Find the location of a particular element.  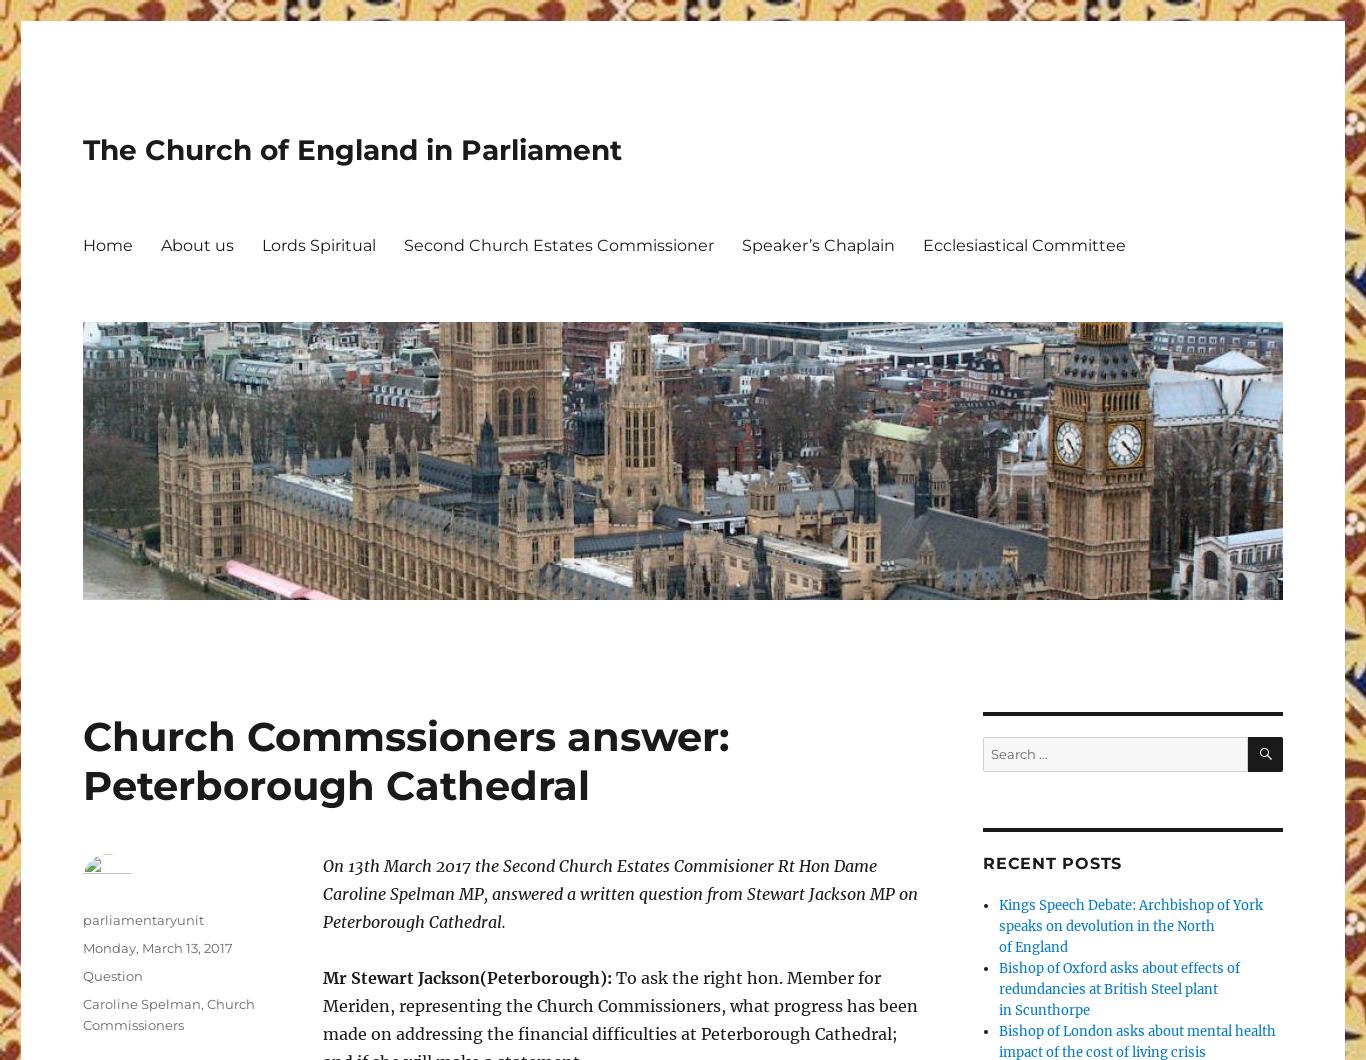

'Kings Speech Debate: Archbishop of York speaks on devolution in the North of England' is located at coordinates (1130, 926).